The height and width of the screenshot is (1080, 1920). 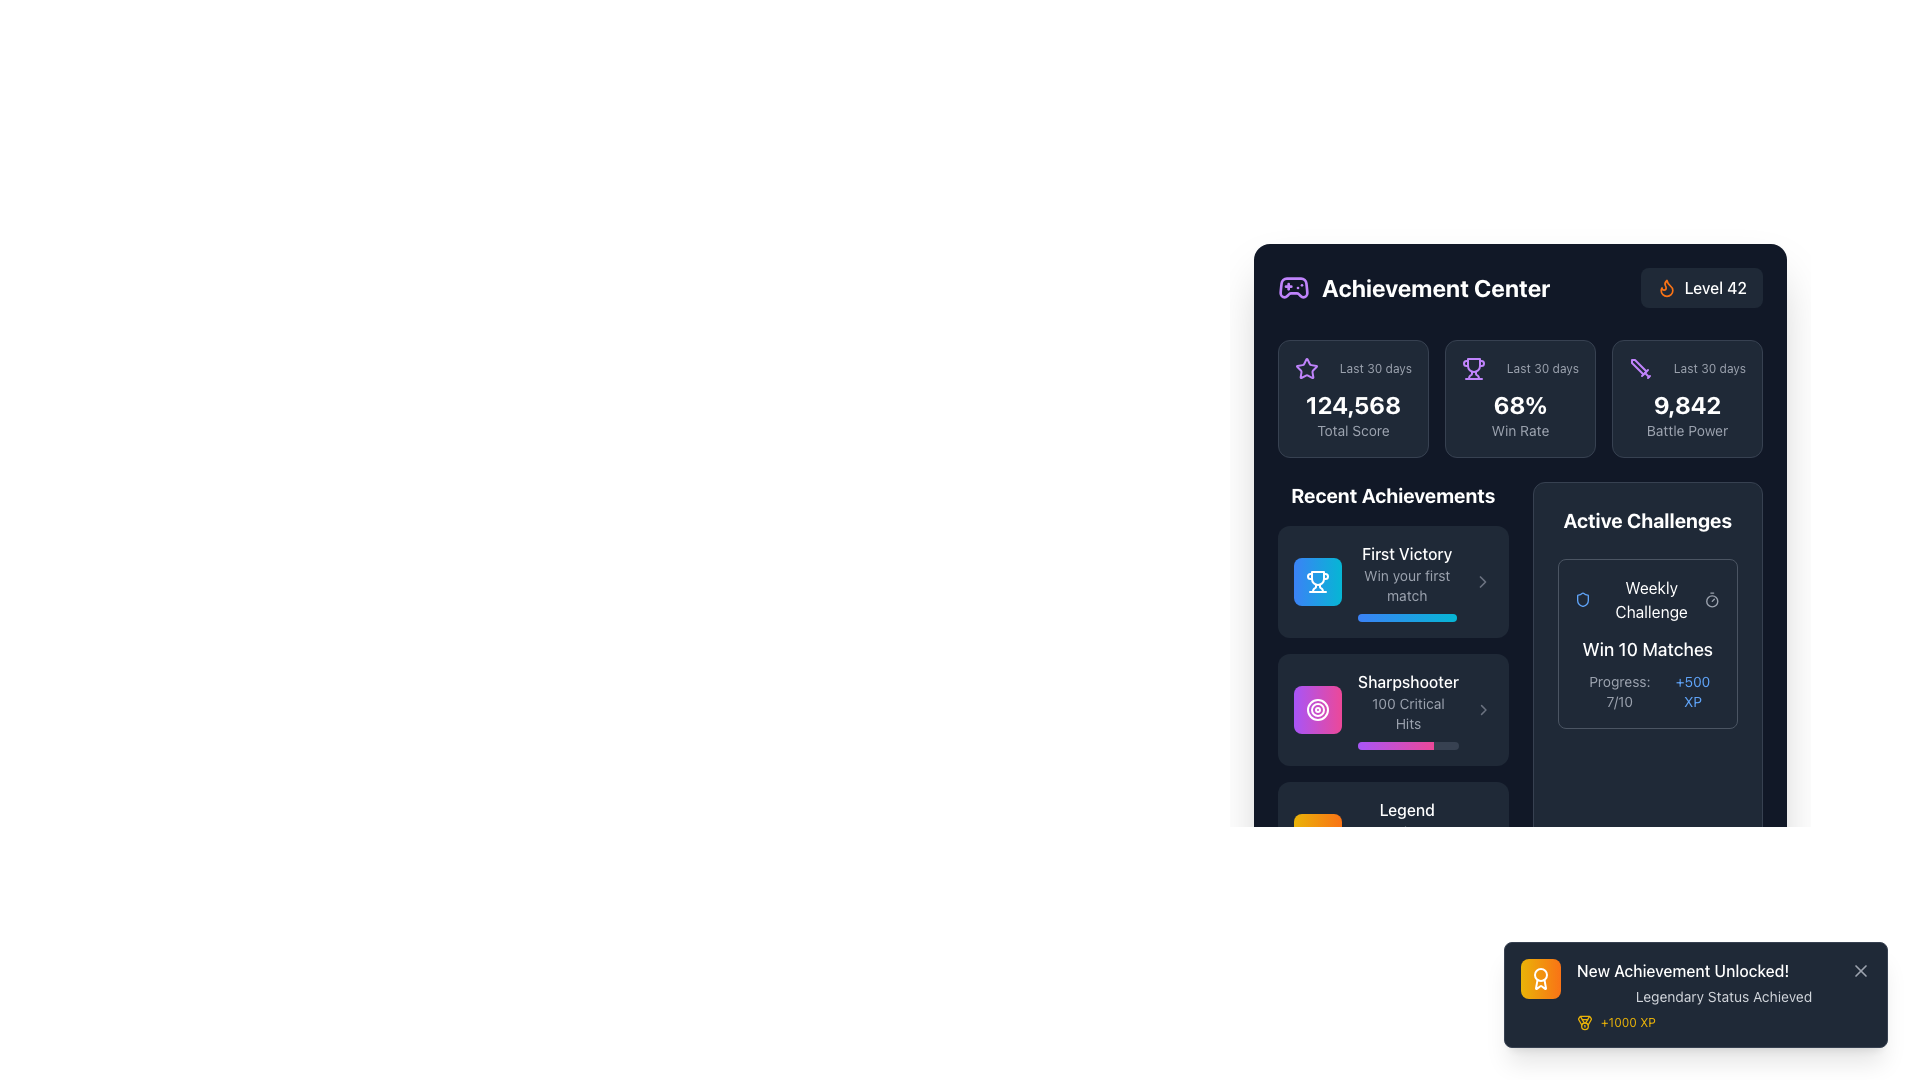 I want to click on the 'Achievement Center' text label with a gamepad icon, which is styled with bold white font on a dark background, located in the top-left corner of its section, so click(x=1413, y=288).